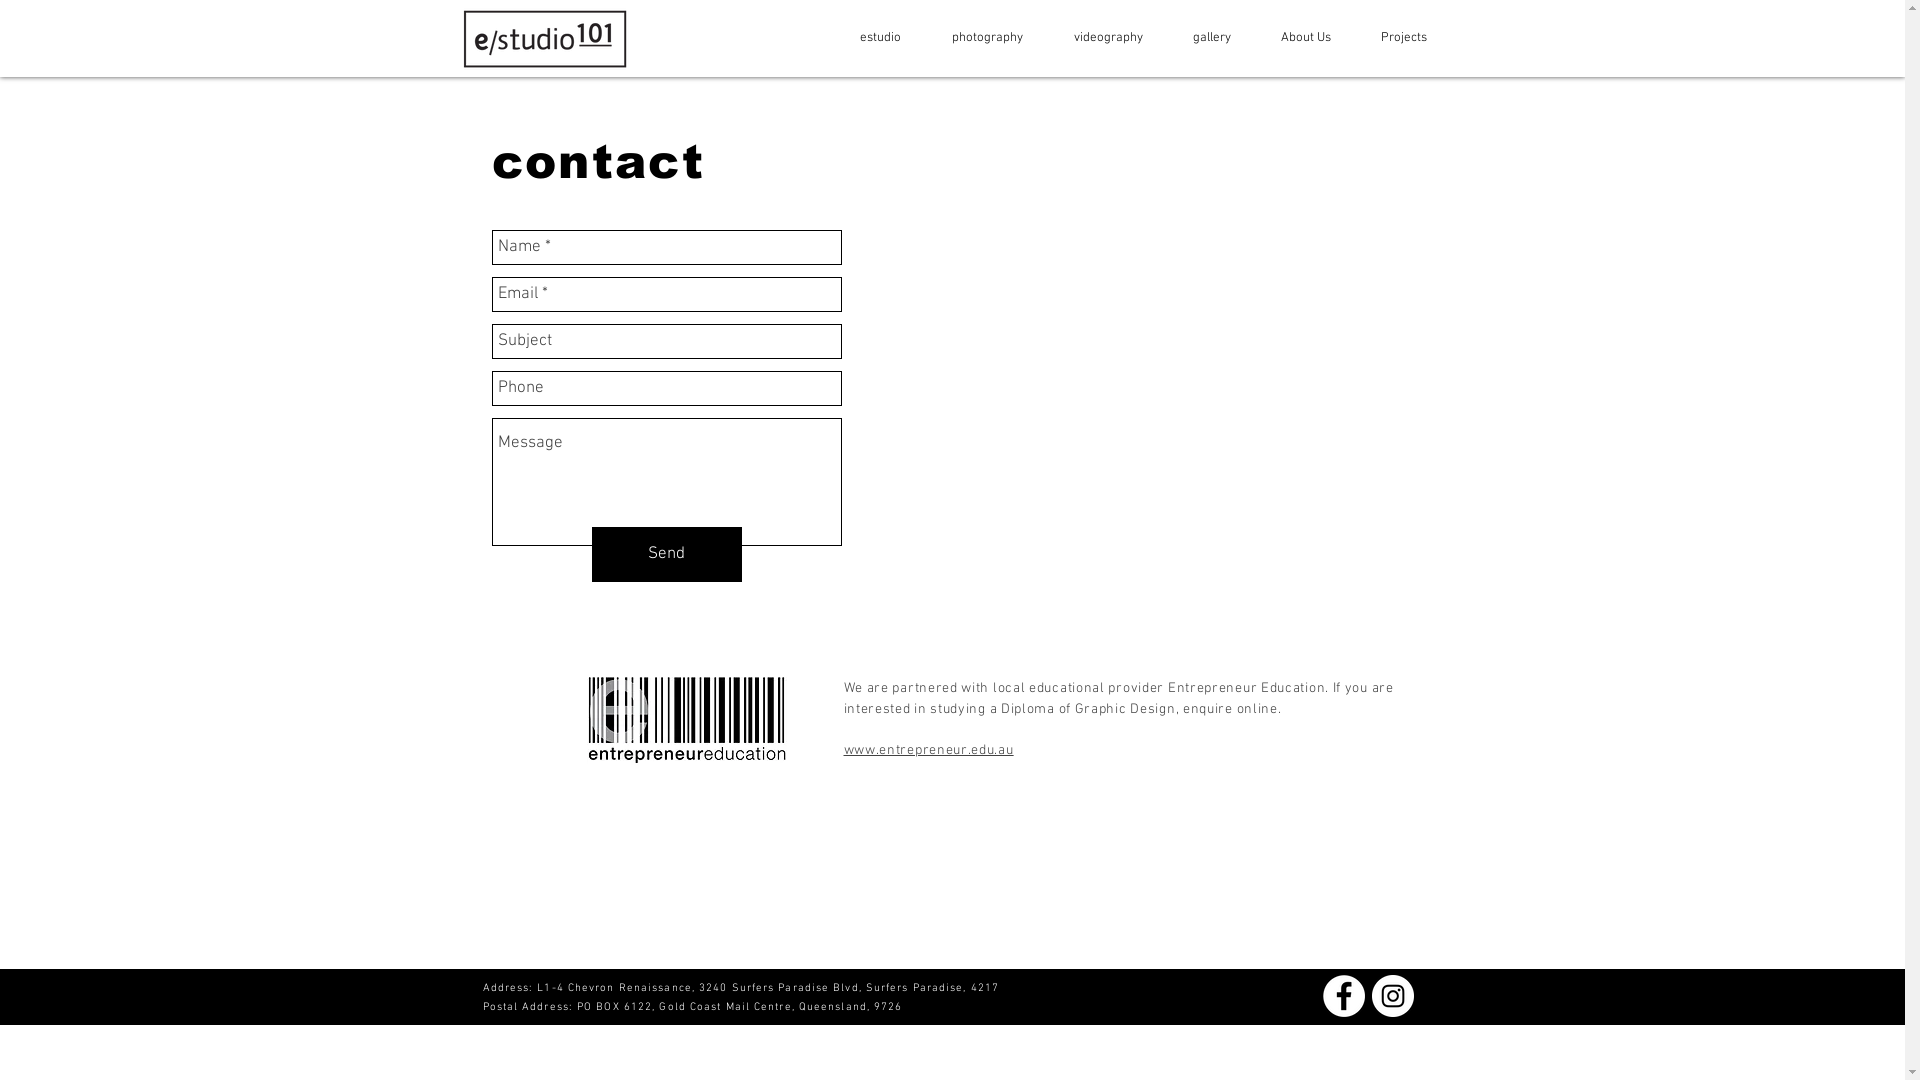 This screenshot has height=1080, width=1920. What do you see at coordinates (1296, 38) in the screenshot?
I see `'About Us'` at bounding box center [1296, 38].